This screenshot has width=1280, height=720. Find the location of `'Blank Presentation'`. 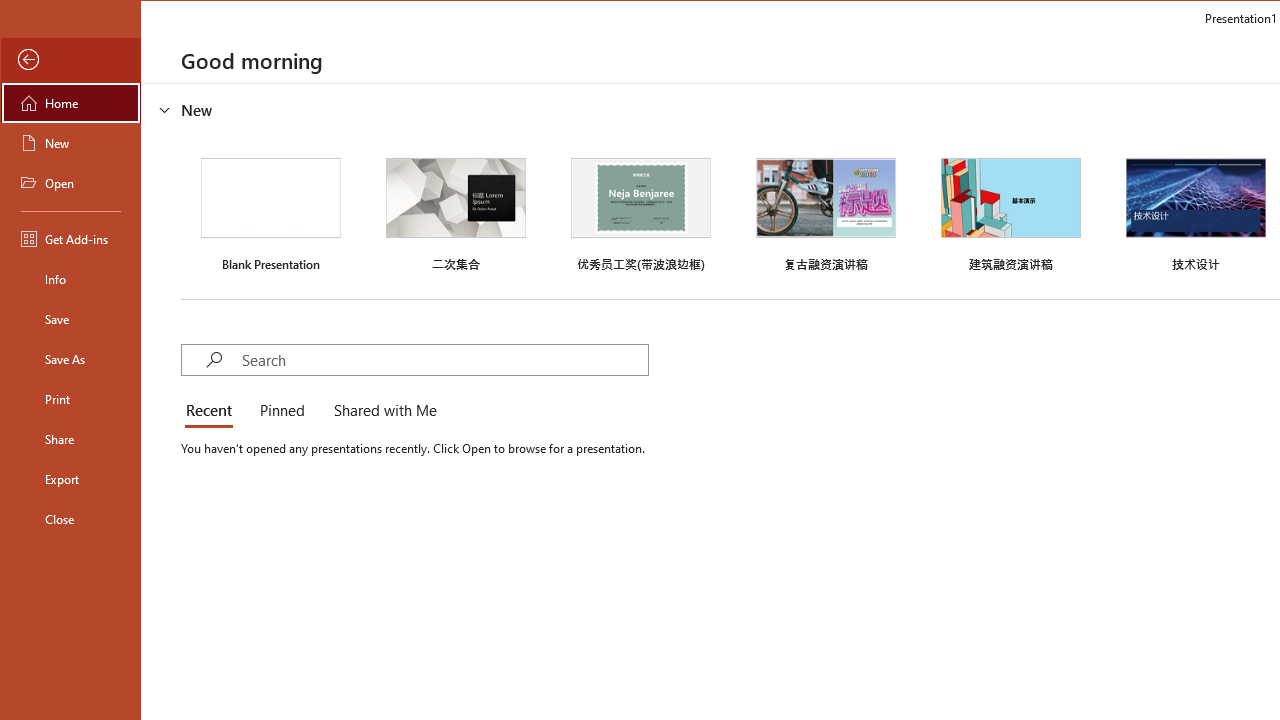

'Blank Presentation' is located at coordinates (269, 212).